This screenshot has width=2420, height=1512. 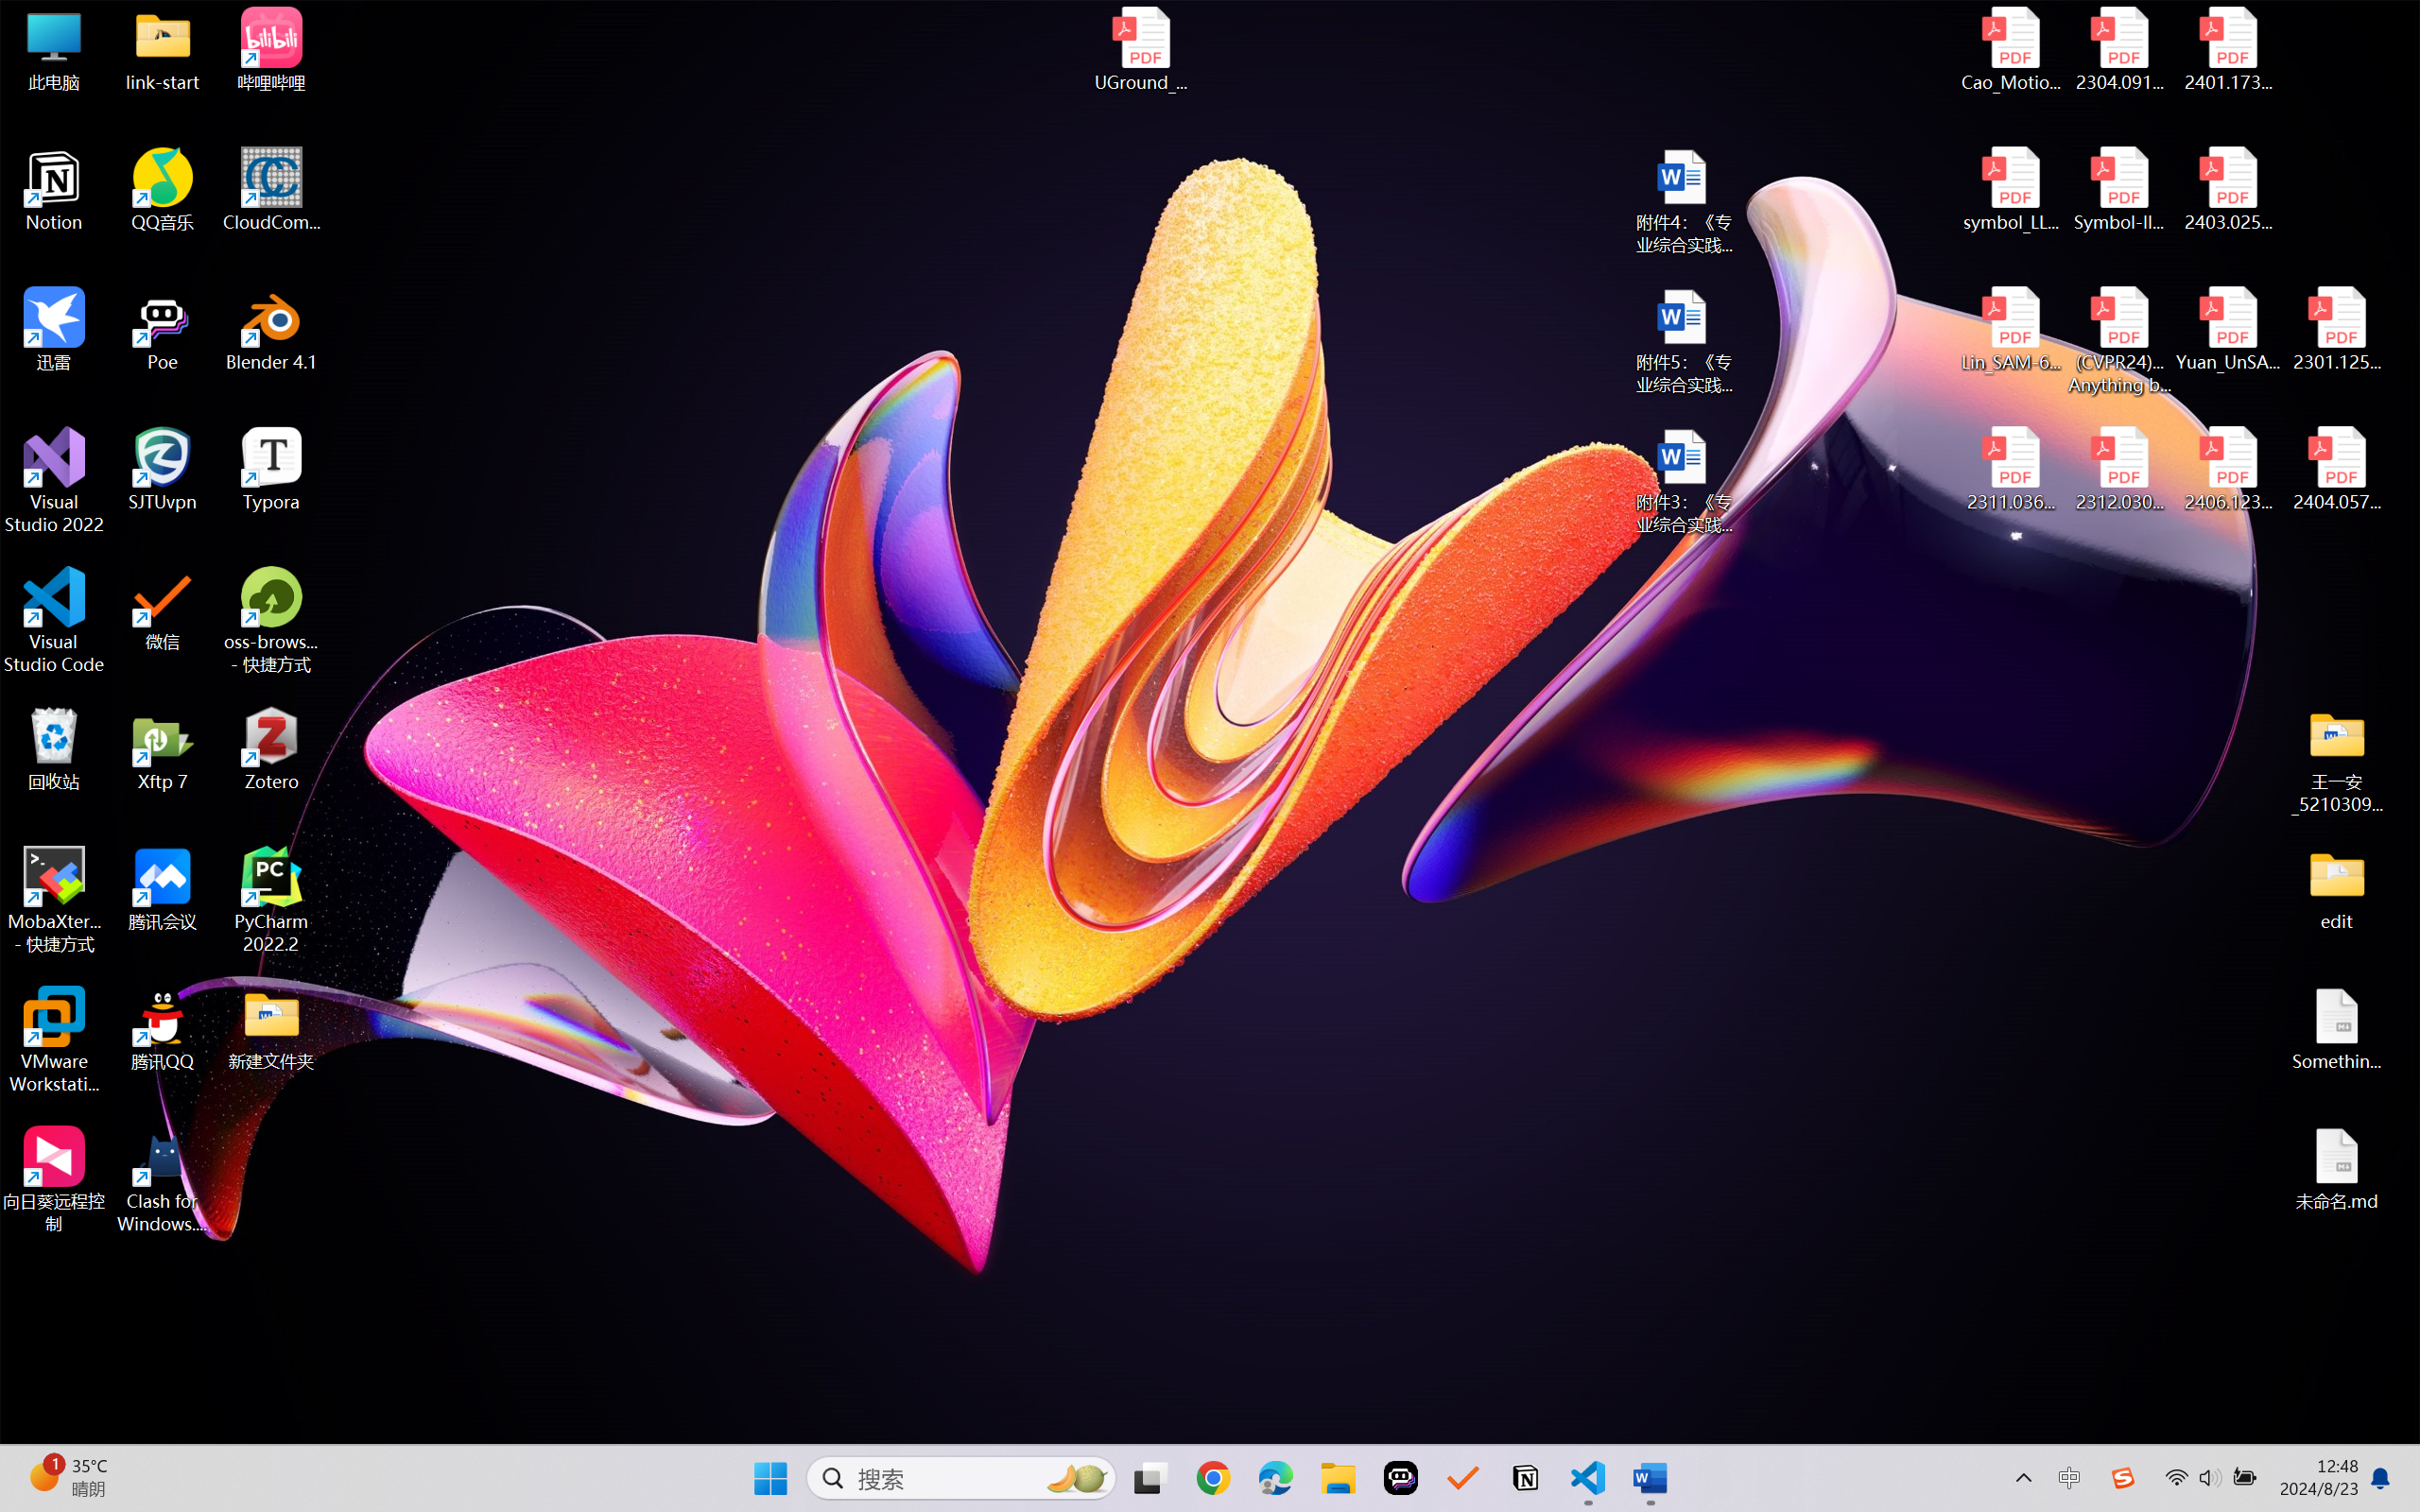 I want to click on 'PyCharm 2022.2', so click(x=271, y=900).